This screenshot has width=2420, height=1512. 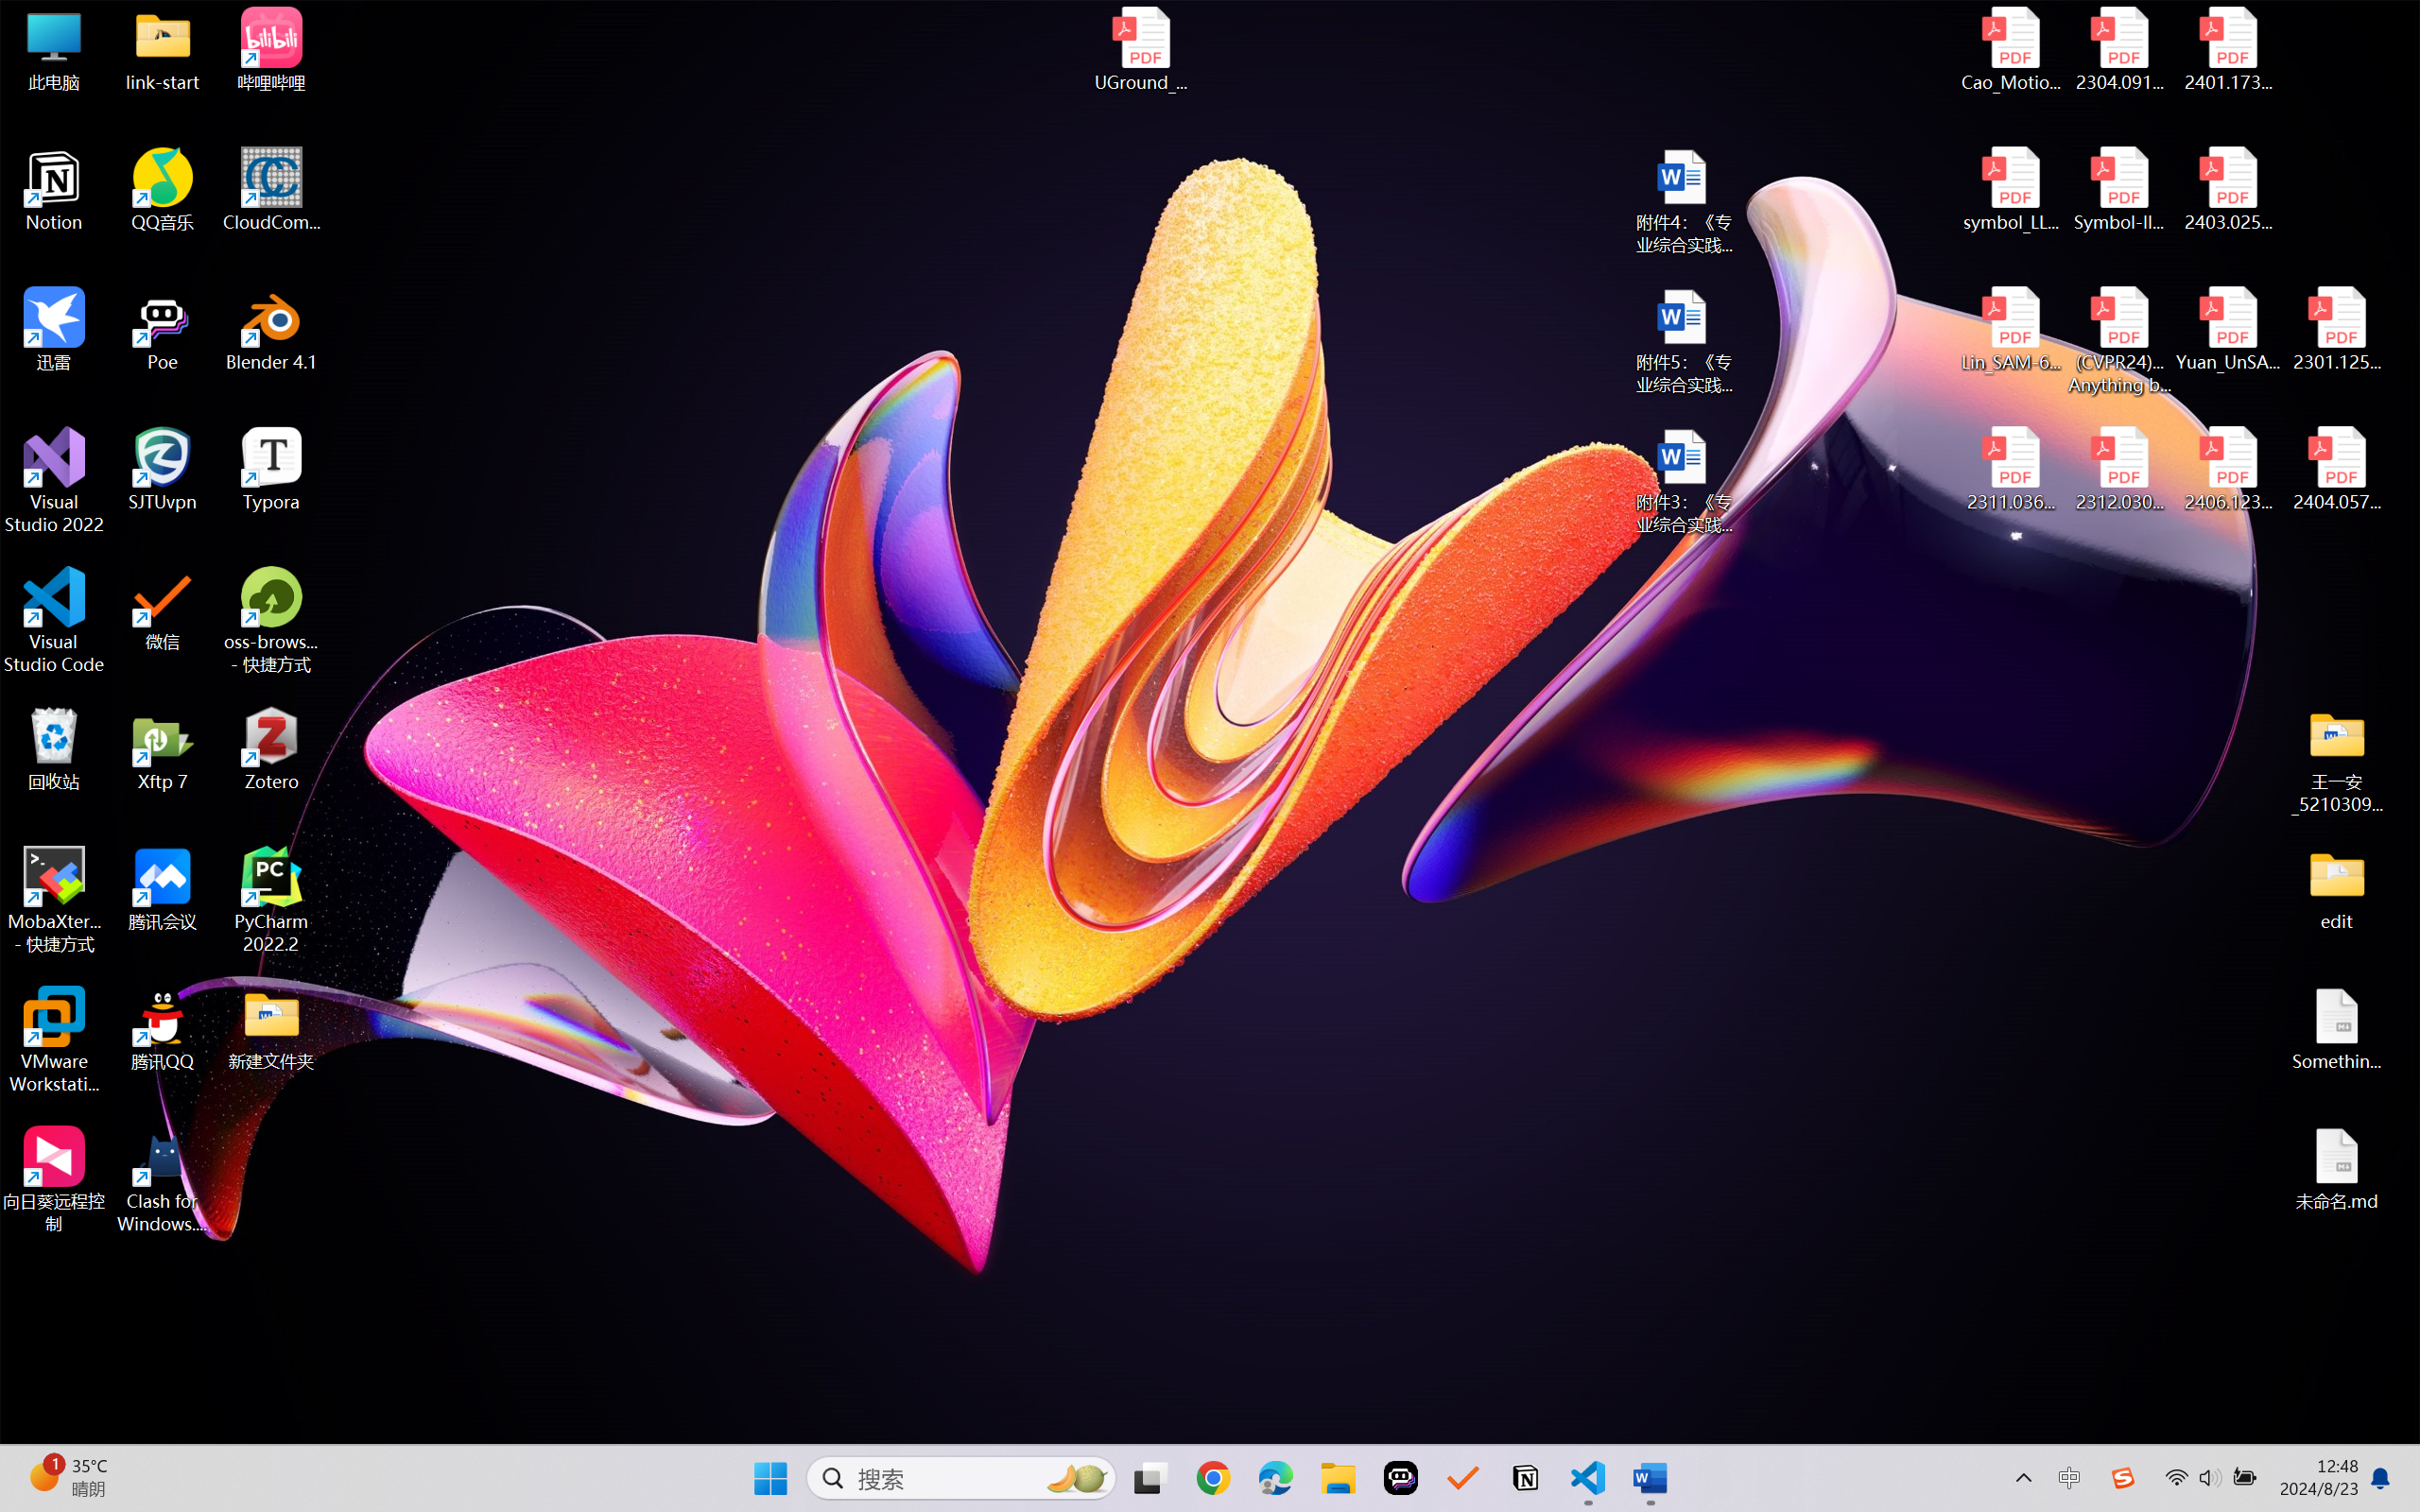 I want to click on 'PyCharm 2022.2', so click(x=271, y=900).